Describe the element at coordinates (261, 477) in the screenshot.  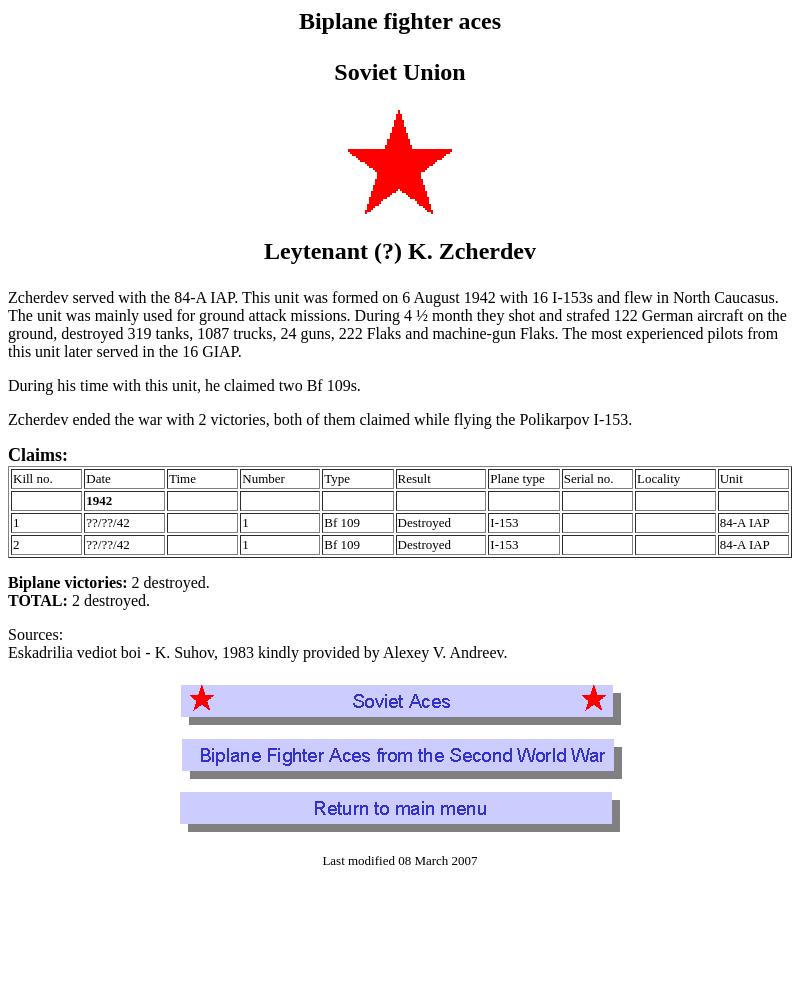
I see `'Number'` at that location.